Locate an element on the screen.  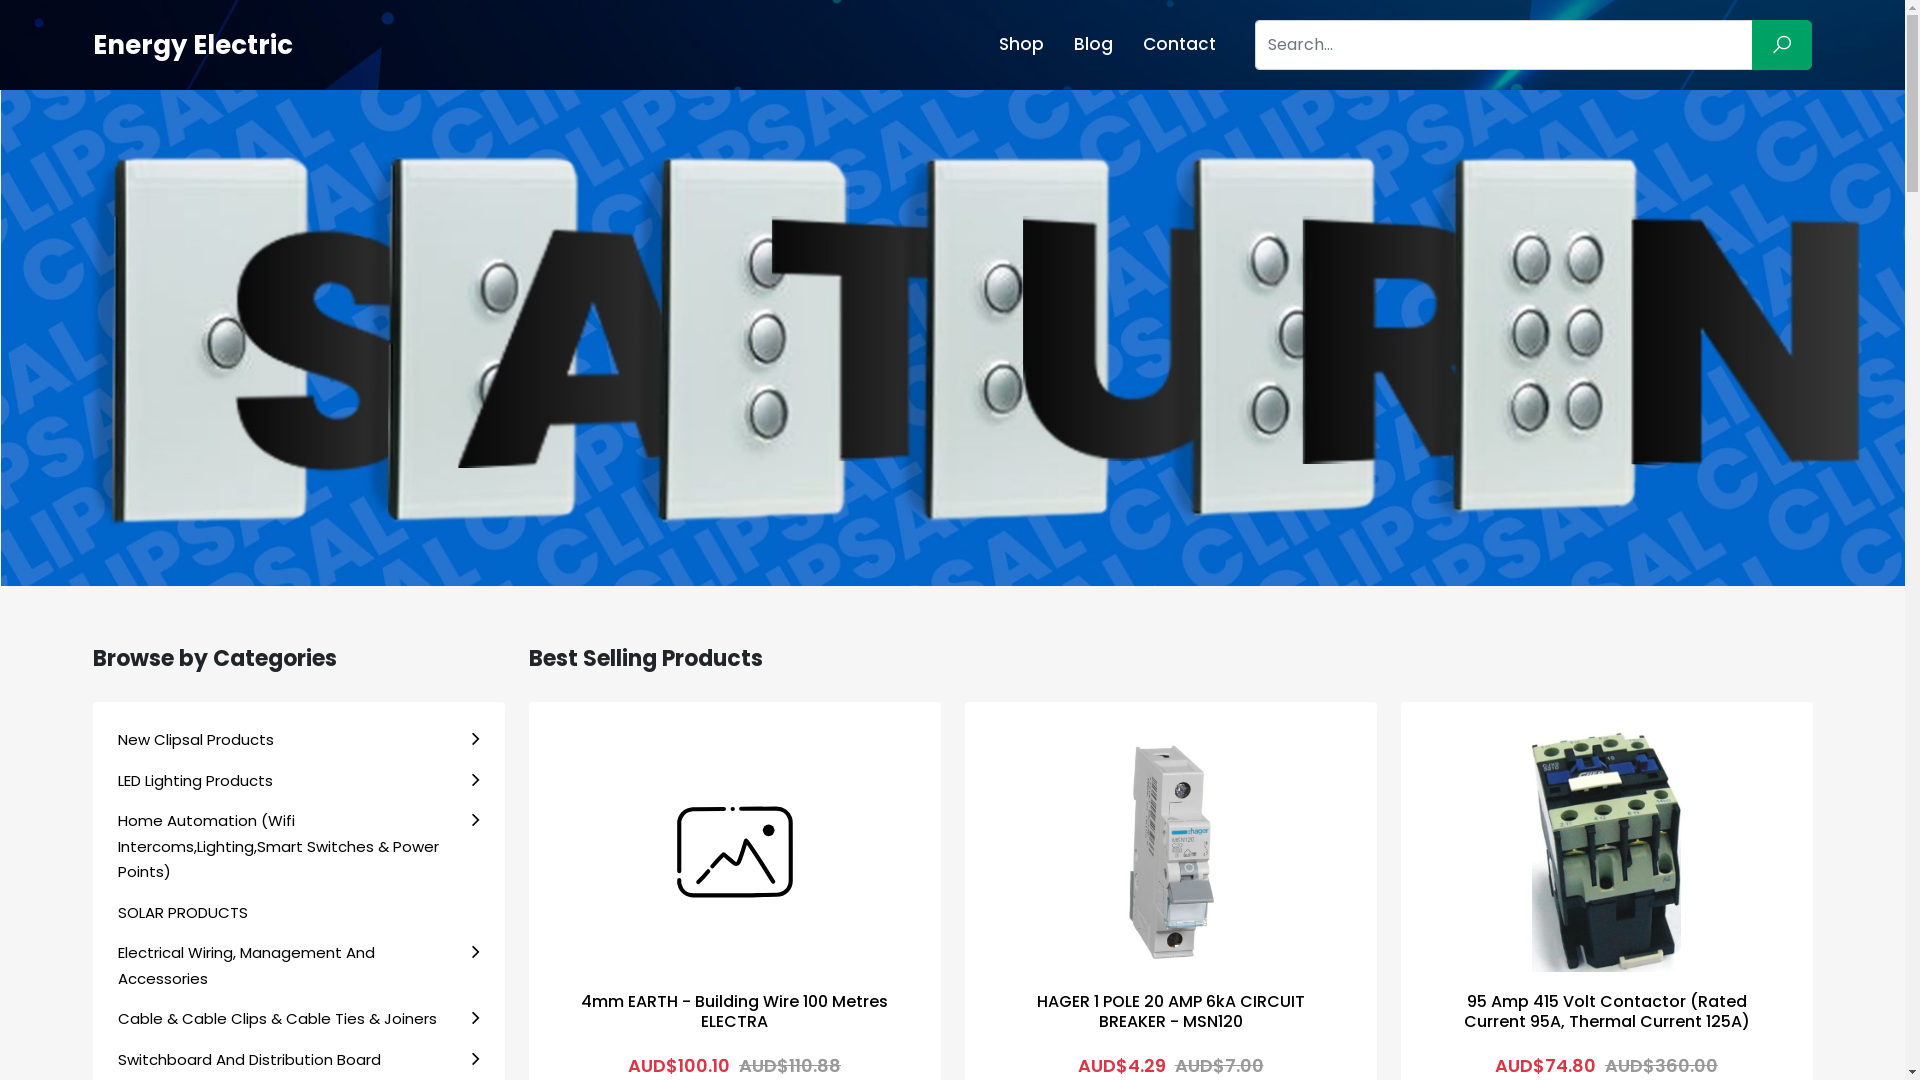
'Energy Electric' is located at coordinates (192, 45).